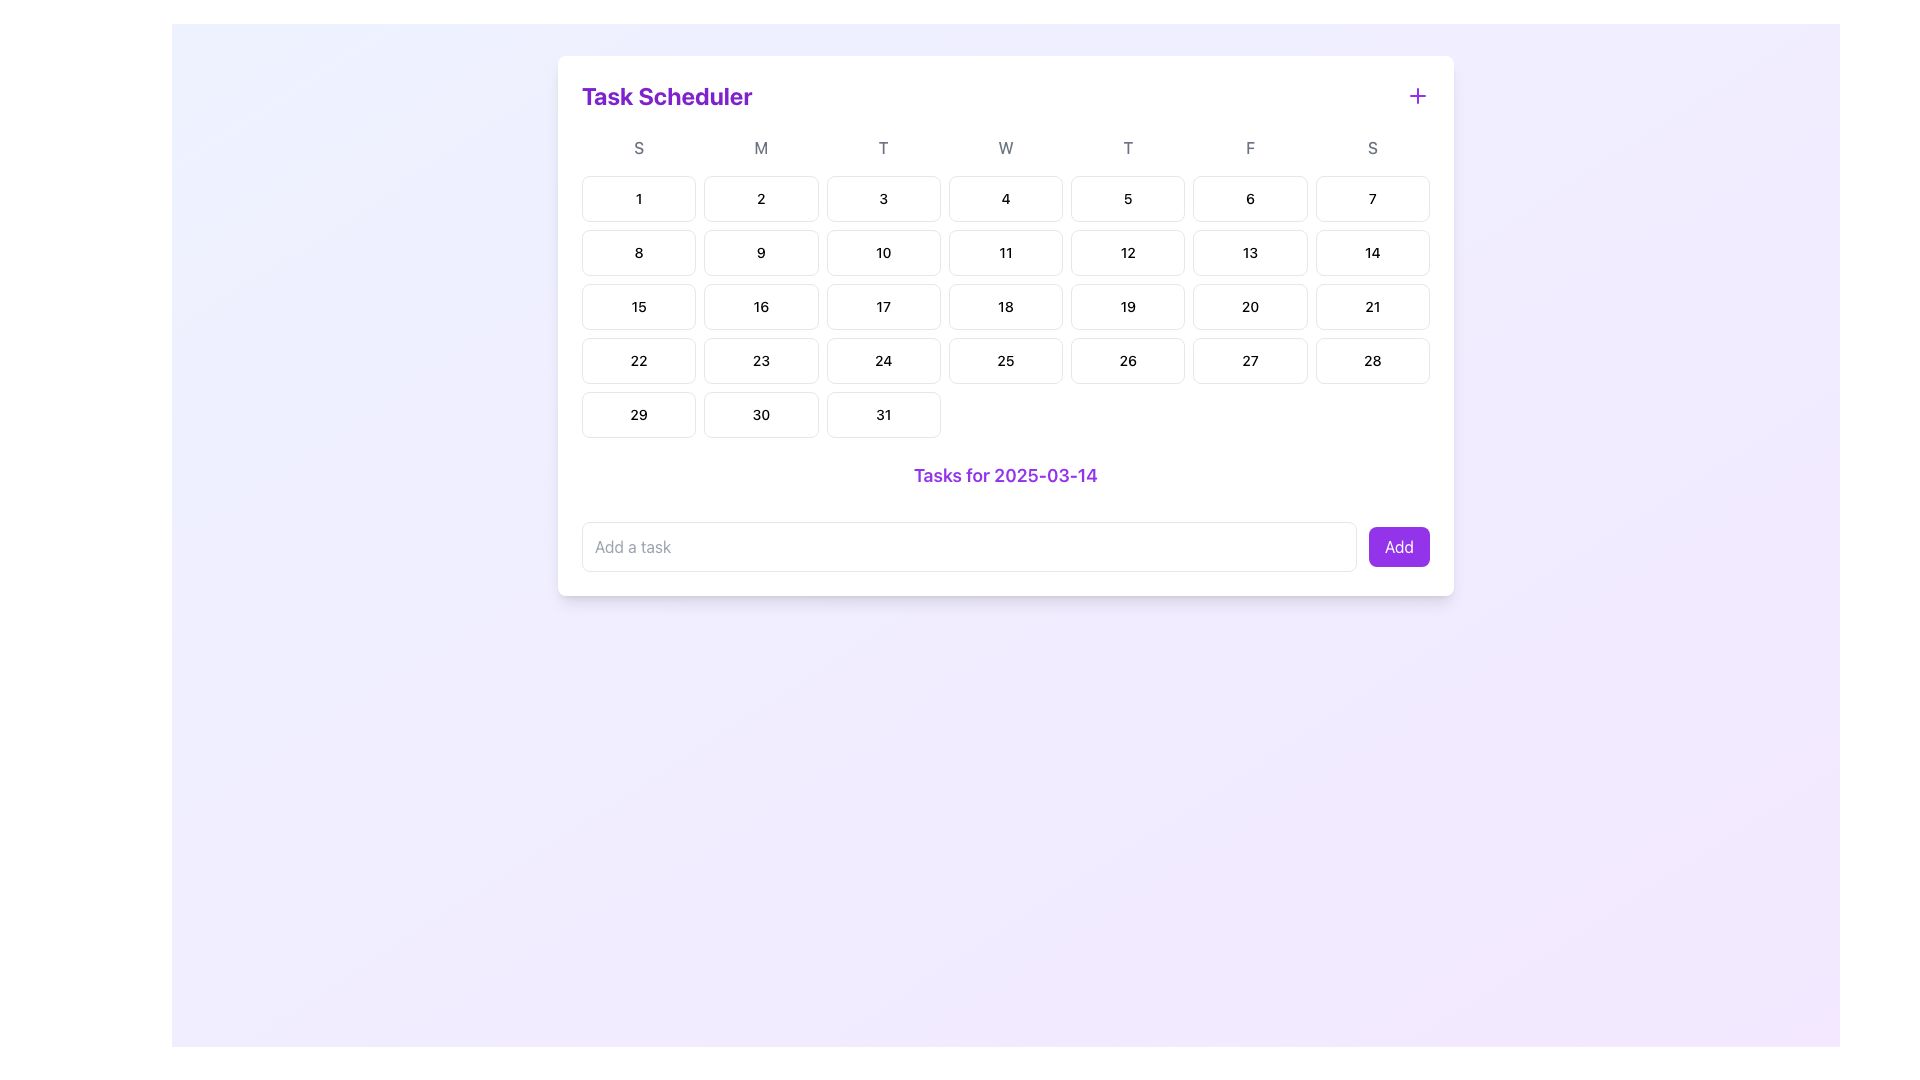 Image resolution: width=1920 pixels, height=1080 pixels. I want to click on the action button located at the bottom-right corner of the task scheduler interface, so click(1398, 547).